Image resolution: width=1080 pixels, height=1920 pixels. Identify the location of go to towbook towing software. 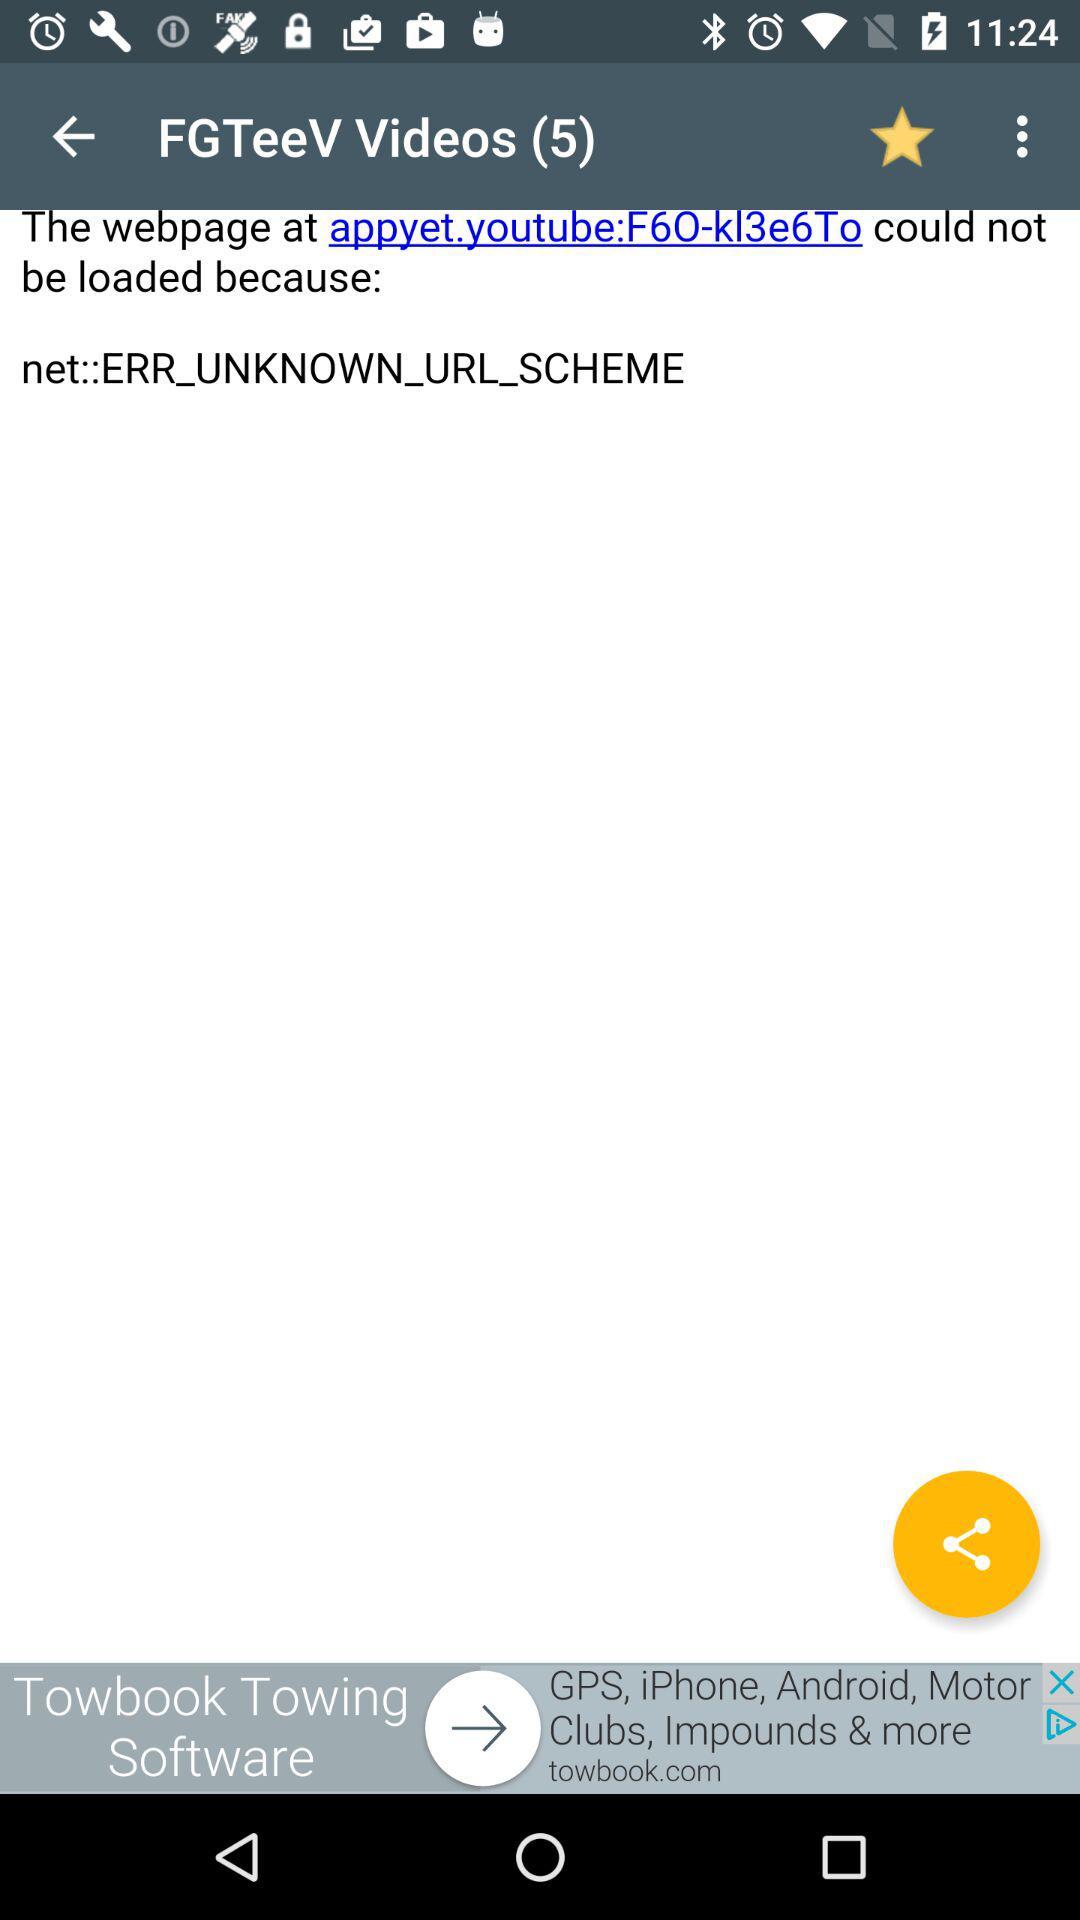
(540, 1727).